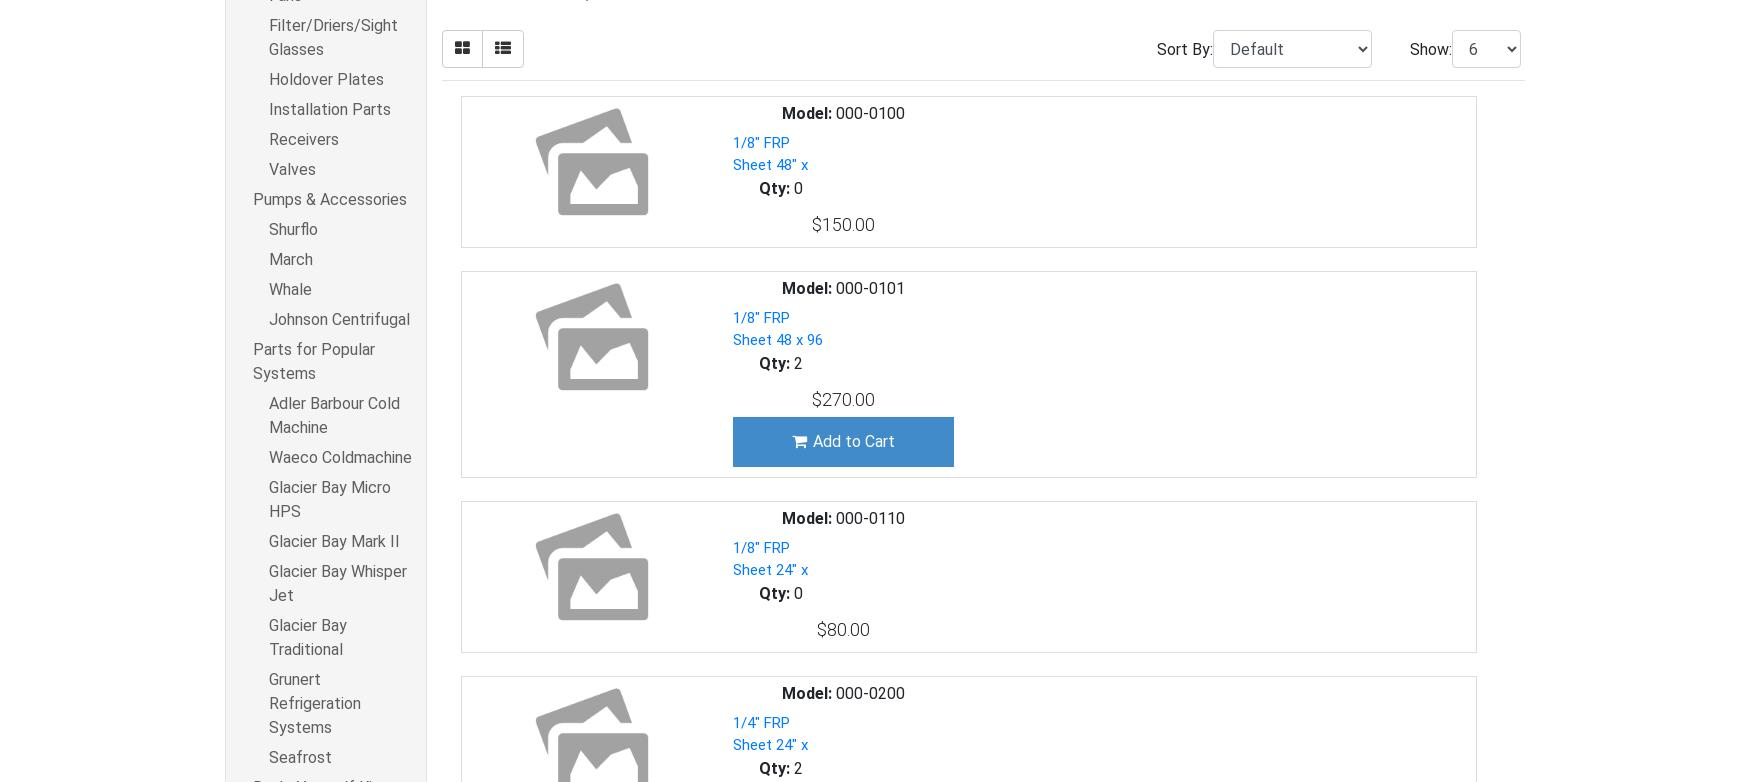 The image size is (1750, 782). Describe the element at coordinates (315, 702) in the screenshot. I see `'Grunert Refrigeration Systems'` at that location.